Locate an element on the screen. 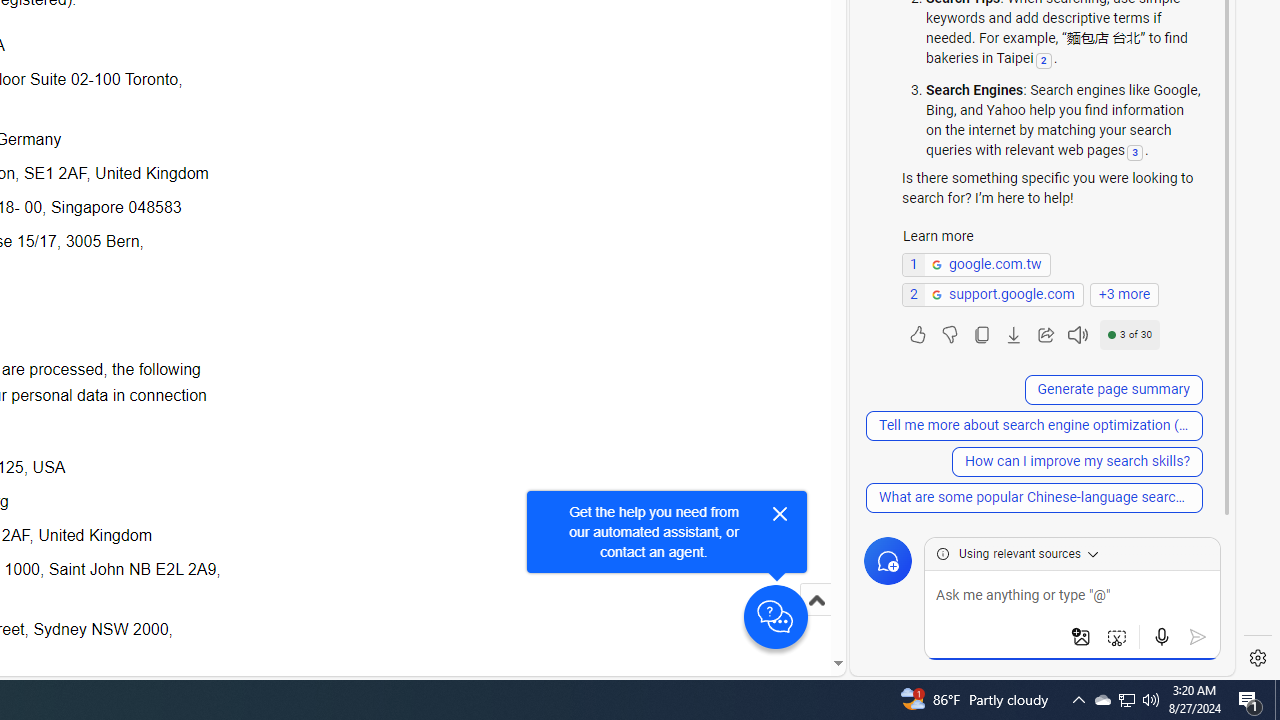  'Scroll to top' is located at coordinates (816, 598).